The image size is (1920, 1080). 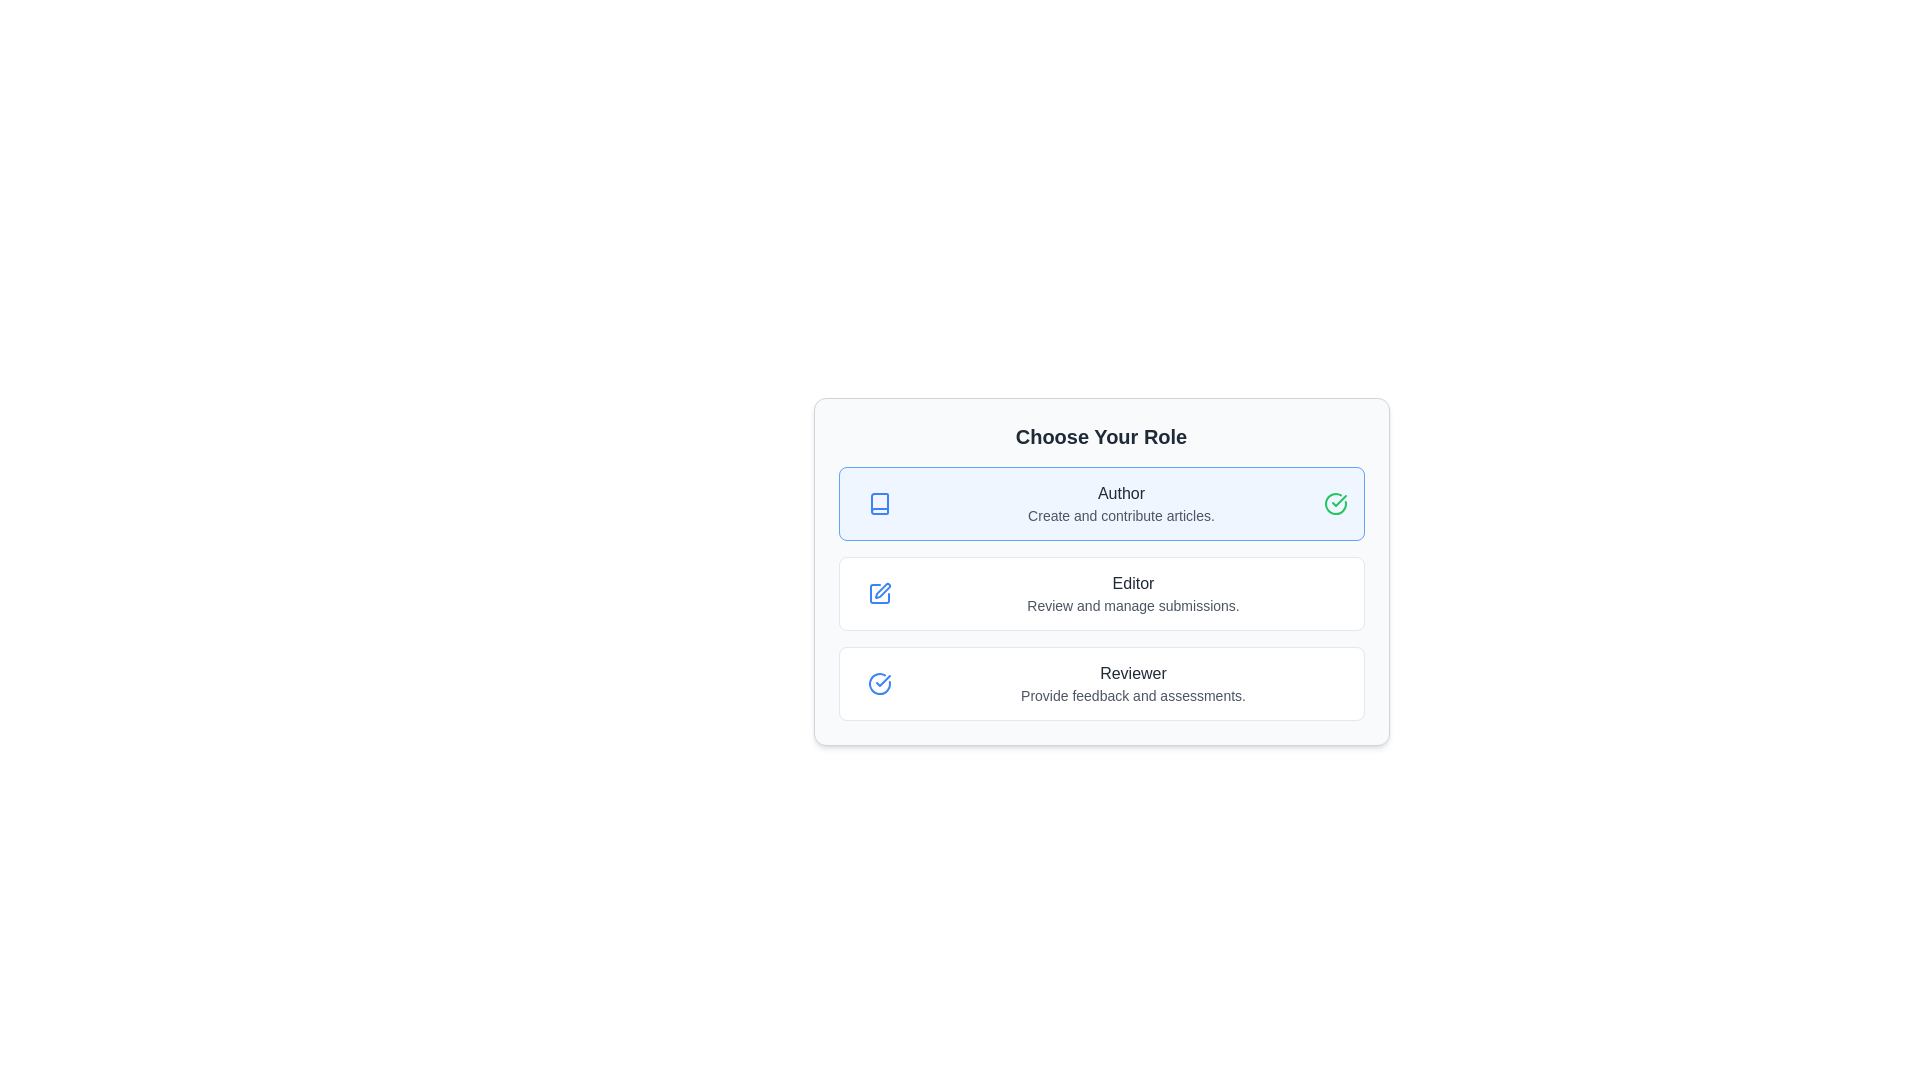 I want to click on the text element that reads 'Create and contribute articles.' located beneath the 'Author' label, so click(x=1121, y=515).